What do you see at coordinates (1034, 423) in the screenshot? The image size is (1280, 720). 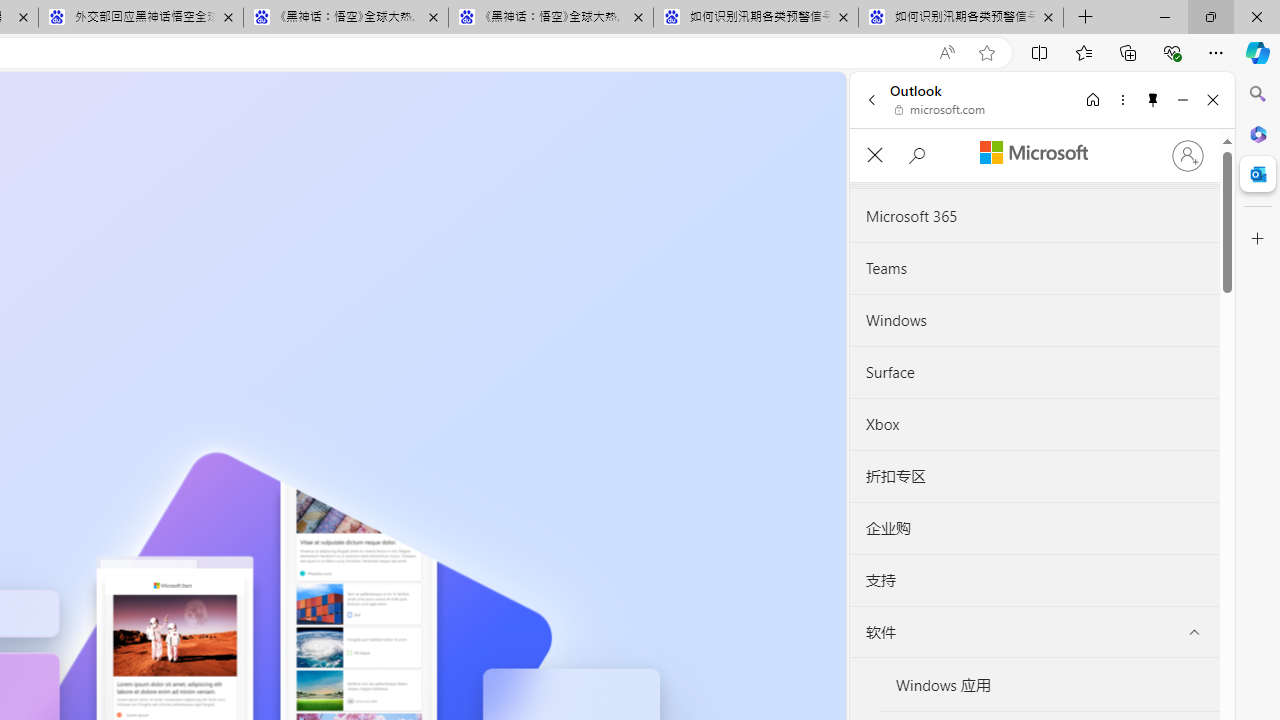 I see `'Xbox'` at bounding box center [1034, 423].